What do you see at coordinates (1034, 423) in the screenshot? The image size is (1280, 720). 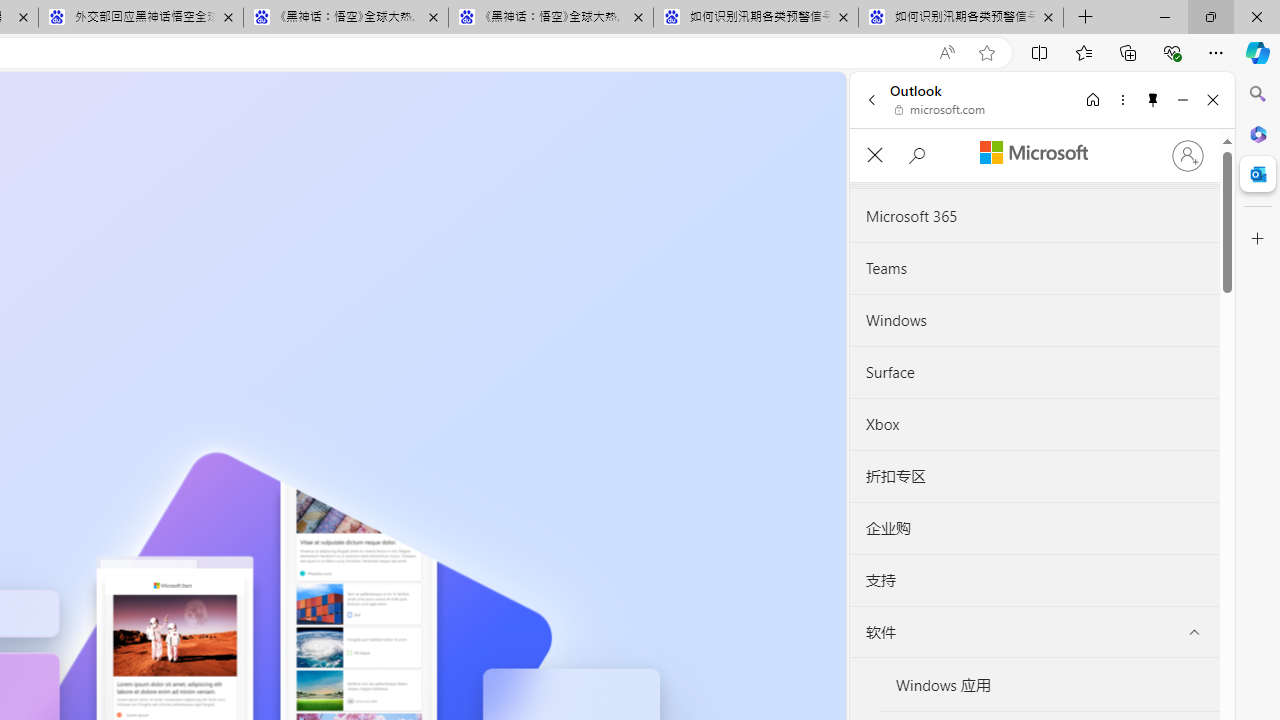 I see `'Xbox'` at bounding box center [1034, 423].